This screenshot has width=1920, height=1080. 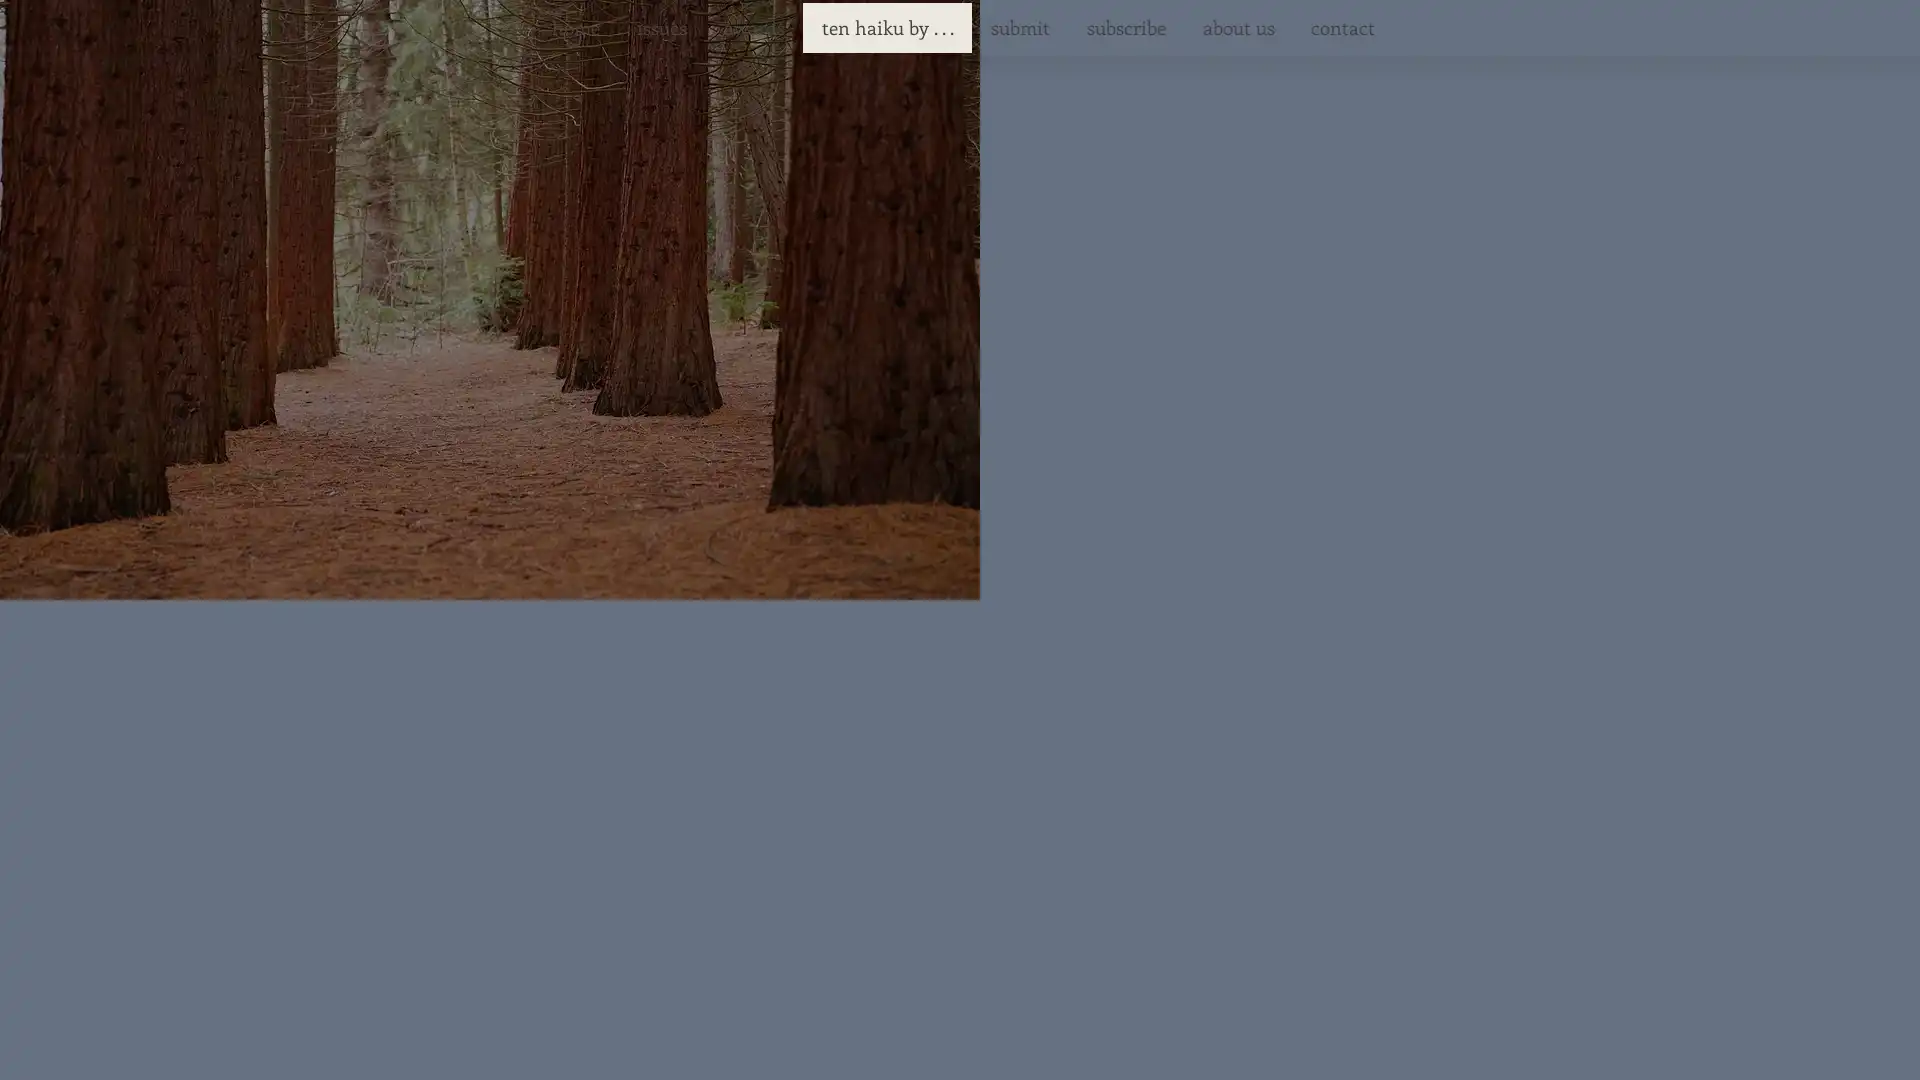 What do you see at coordinates (1212, 534) in the screenshot?
I see `Next` at bounding box center [1212, 534].